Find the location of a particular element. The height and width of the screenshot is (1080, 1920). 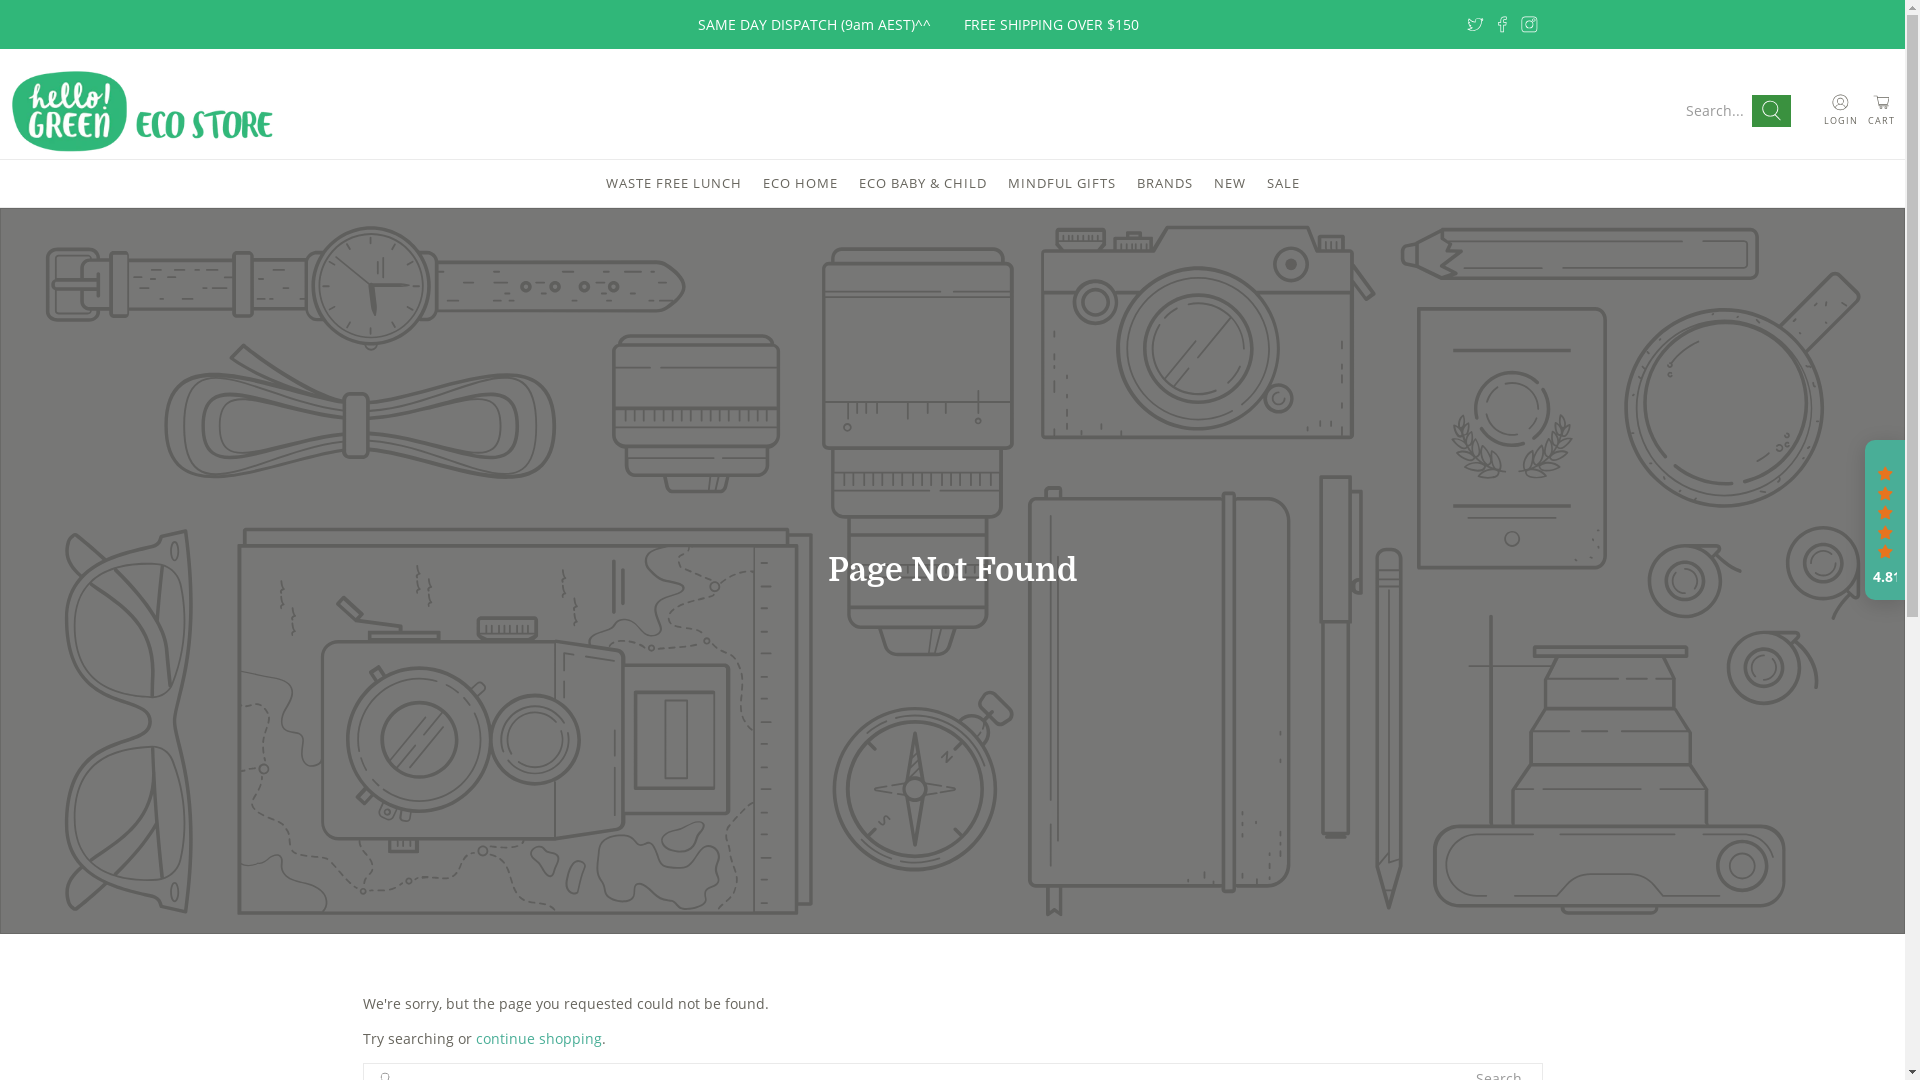

'Hello Green on Instagram' is located at coordinates (1528, 24).